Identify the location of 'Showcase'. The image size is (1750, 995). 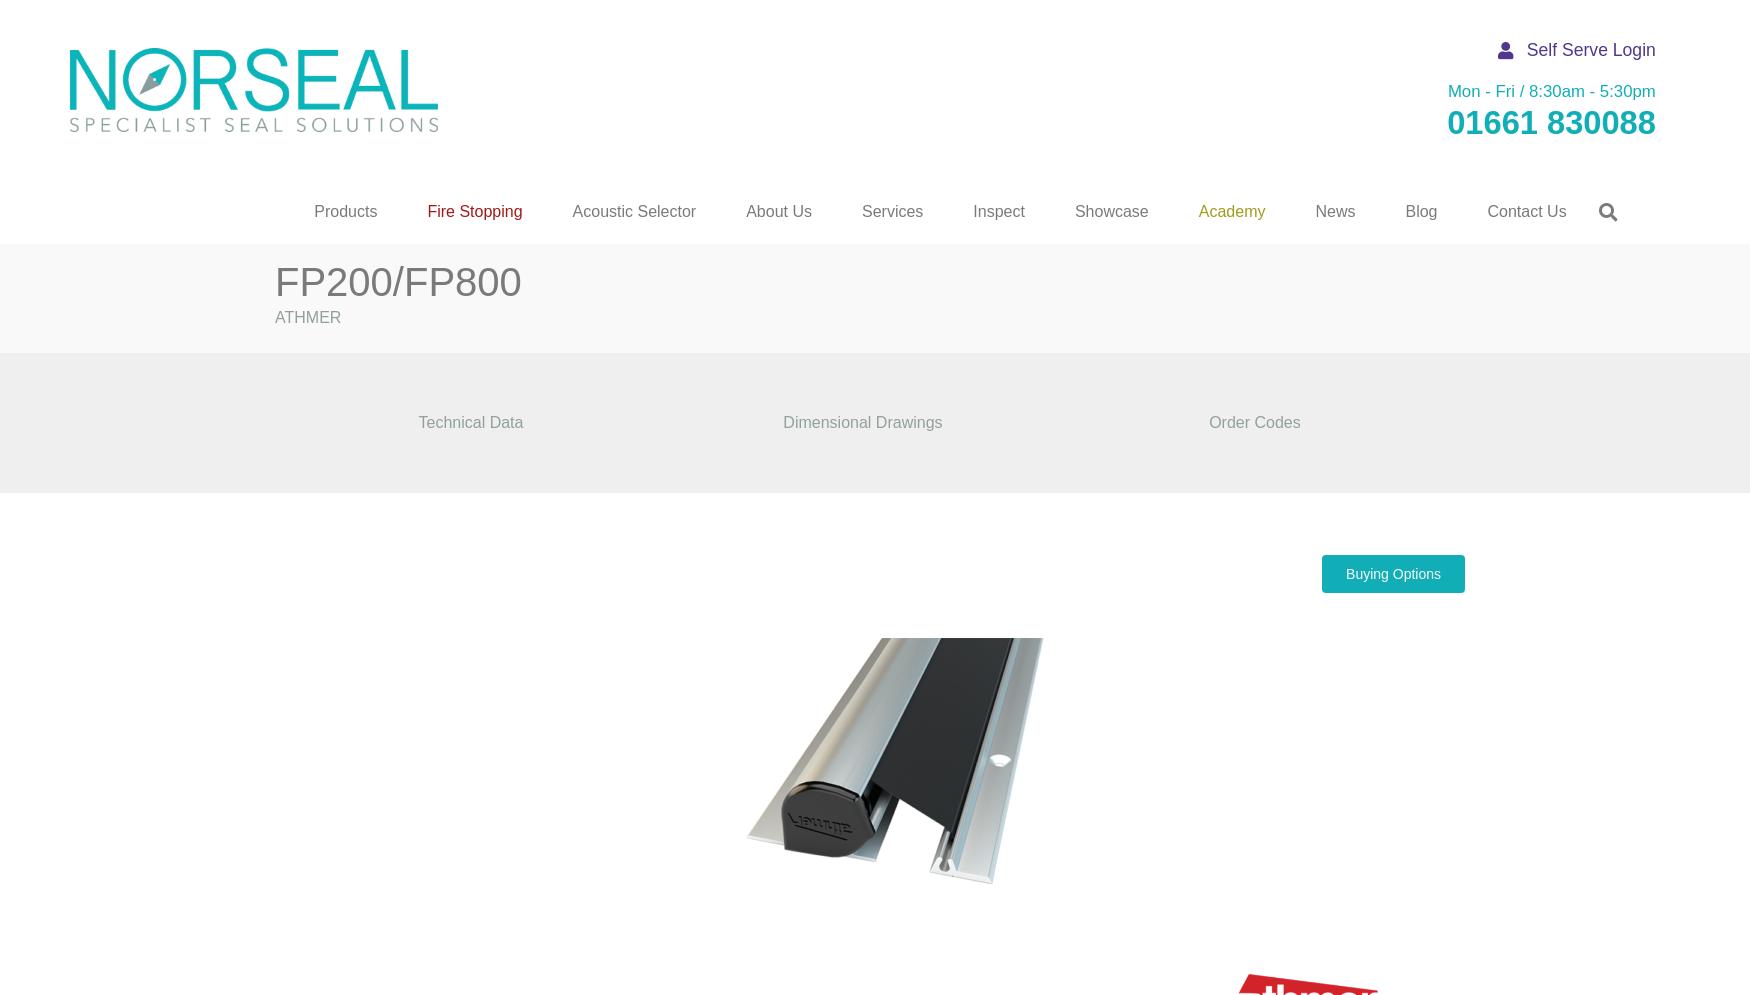
(1111, 210).